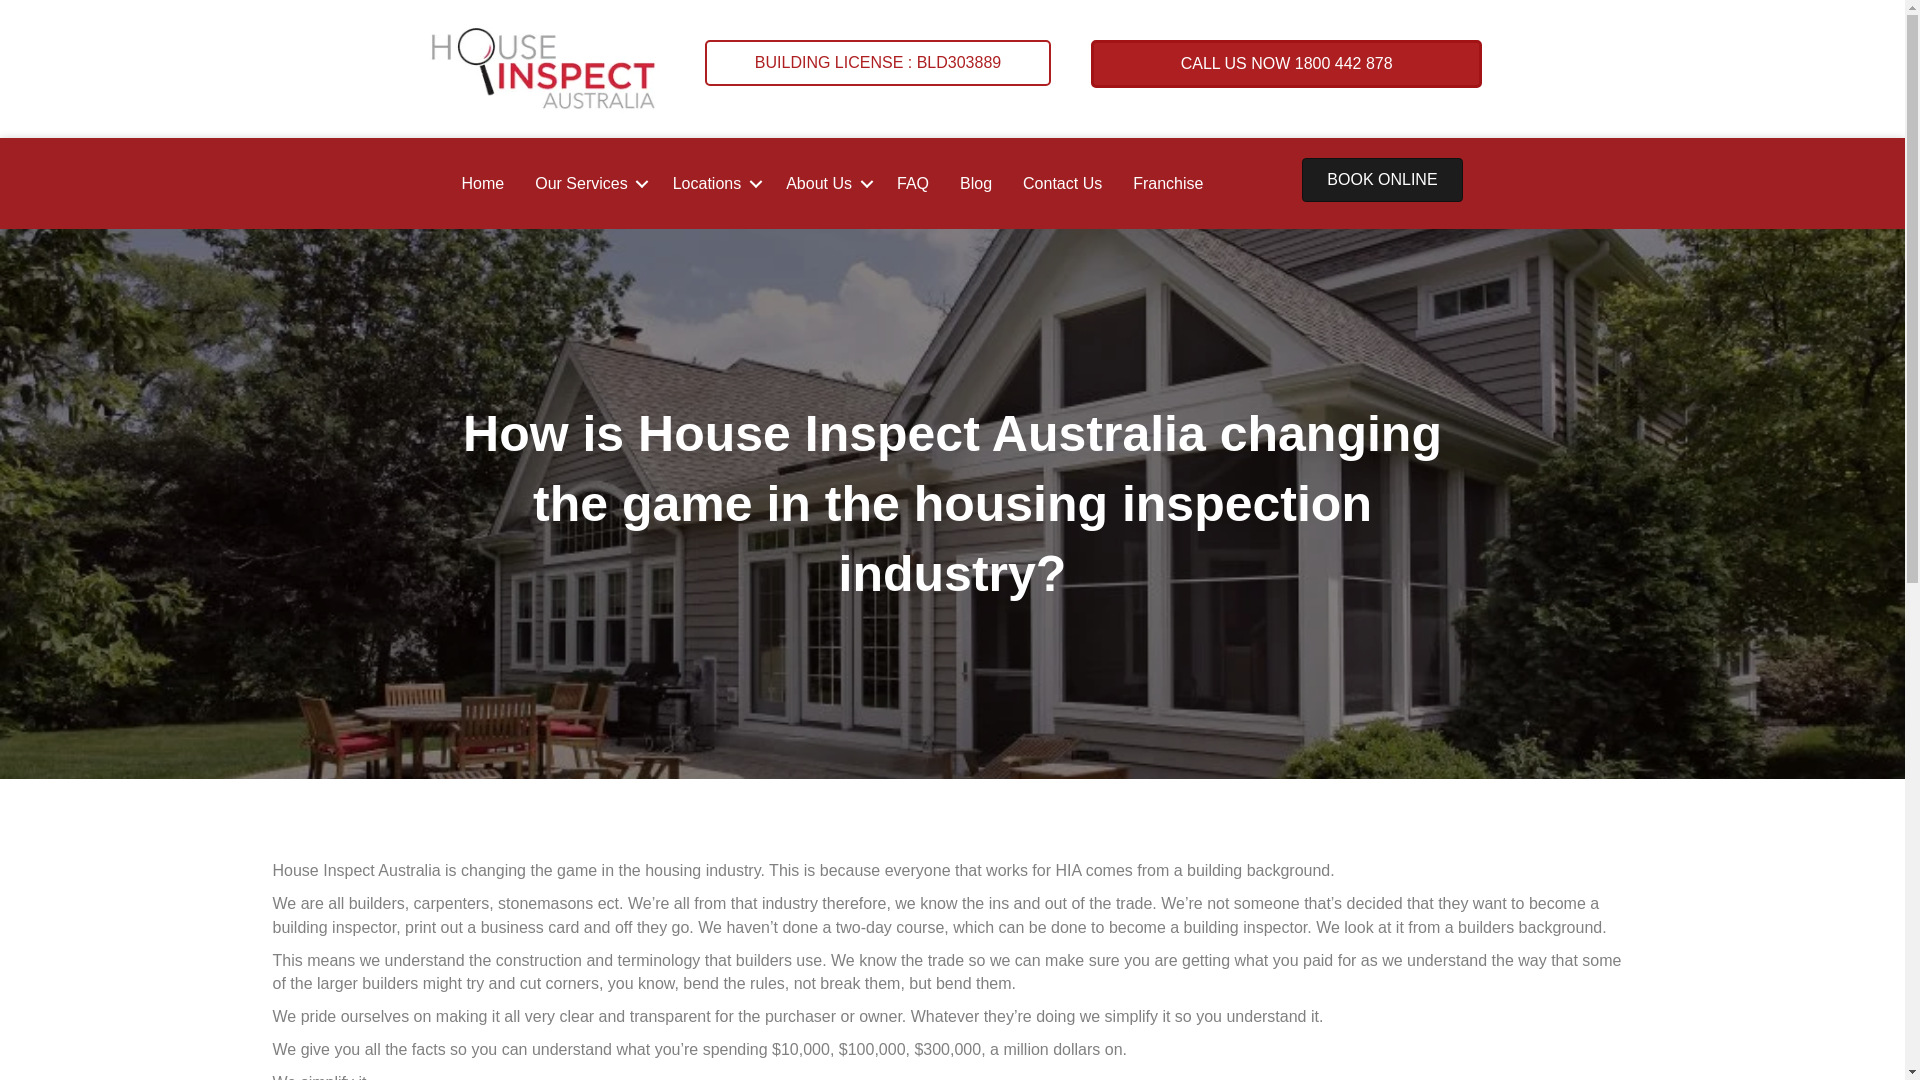  Describe the element at coordinates (714, 183) in the screenshot. I see `'Locations'` at that location.